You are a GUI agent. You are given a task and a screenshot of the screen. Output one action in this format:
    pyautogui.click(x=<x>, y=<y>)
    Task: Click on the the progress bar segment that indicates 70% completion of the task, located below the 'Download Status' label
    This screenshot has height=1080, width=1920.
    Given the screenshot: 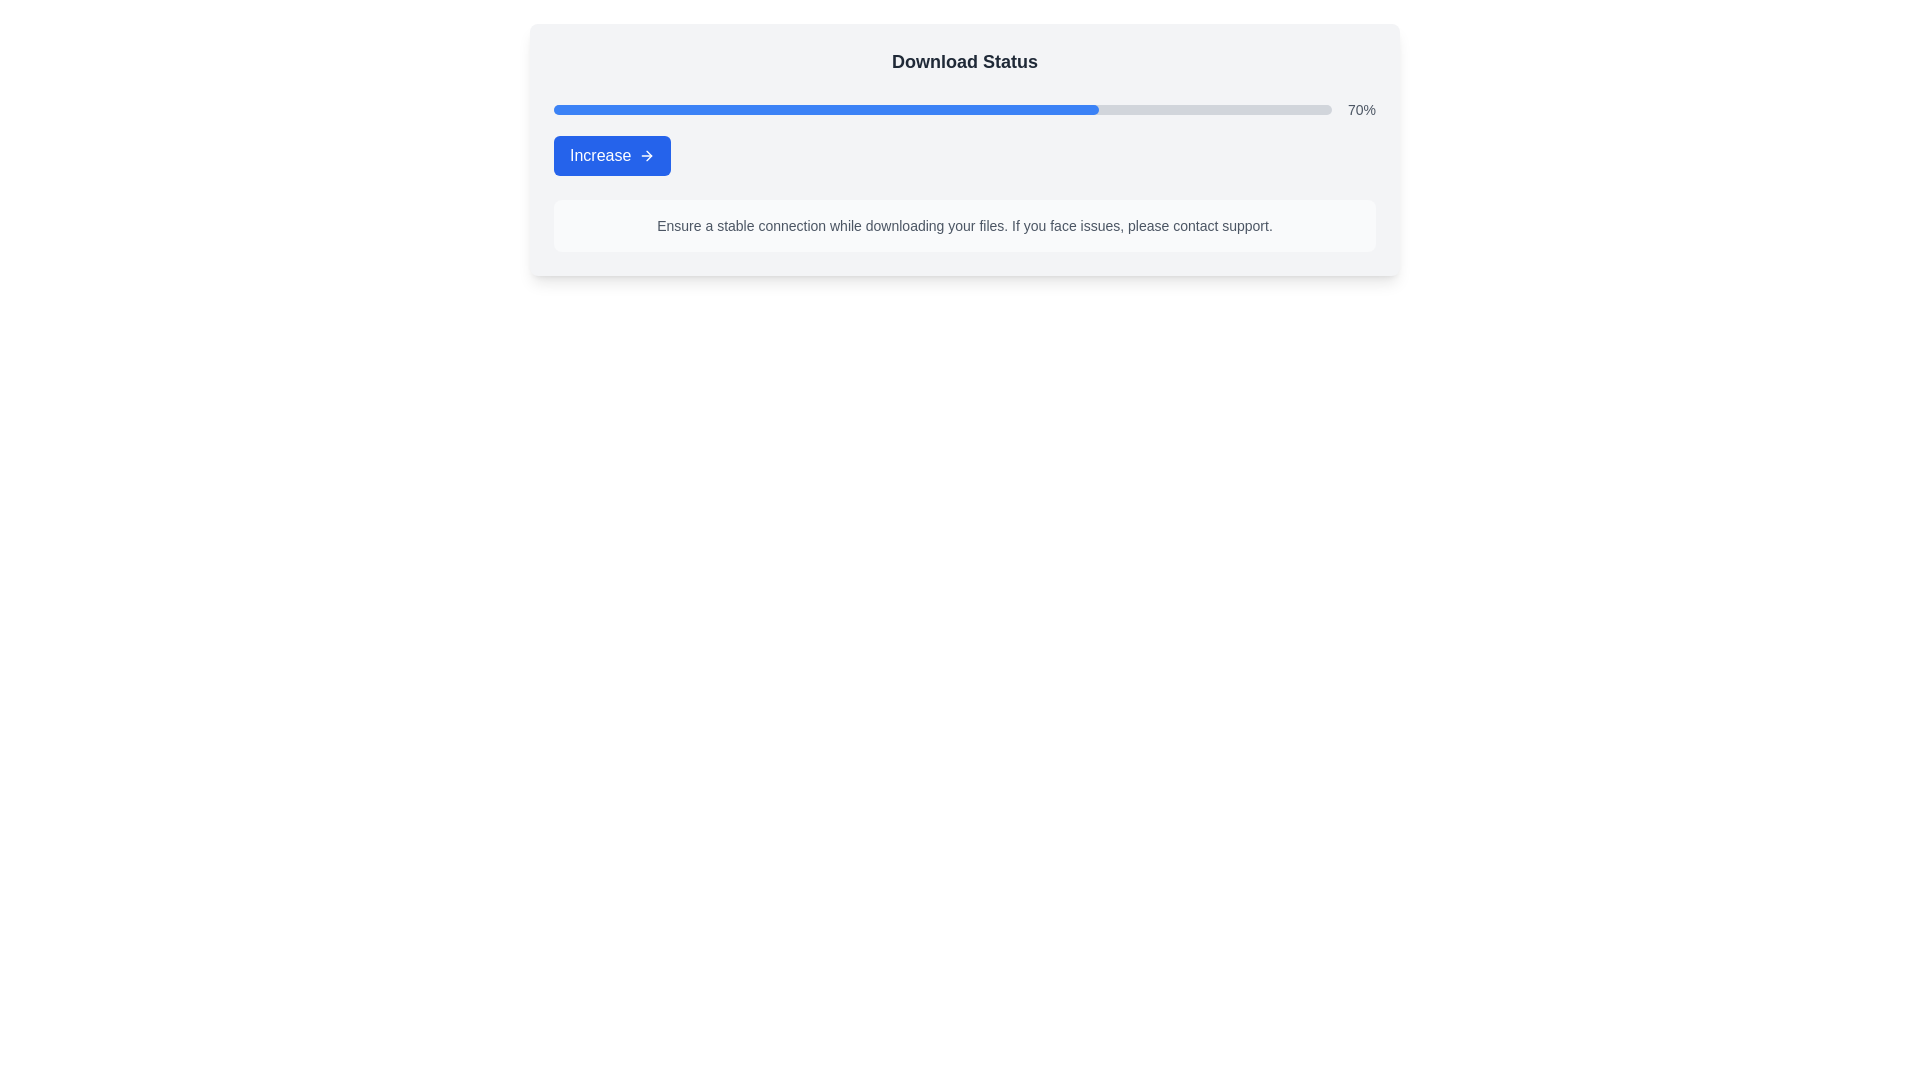 What is the action you would take?
    pyautogui.click(x=826, y=110)
    